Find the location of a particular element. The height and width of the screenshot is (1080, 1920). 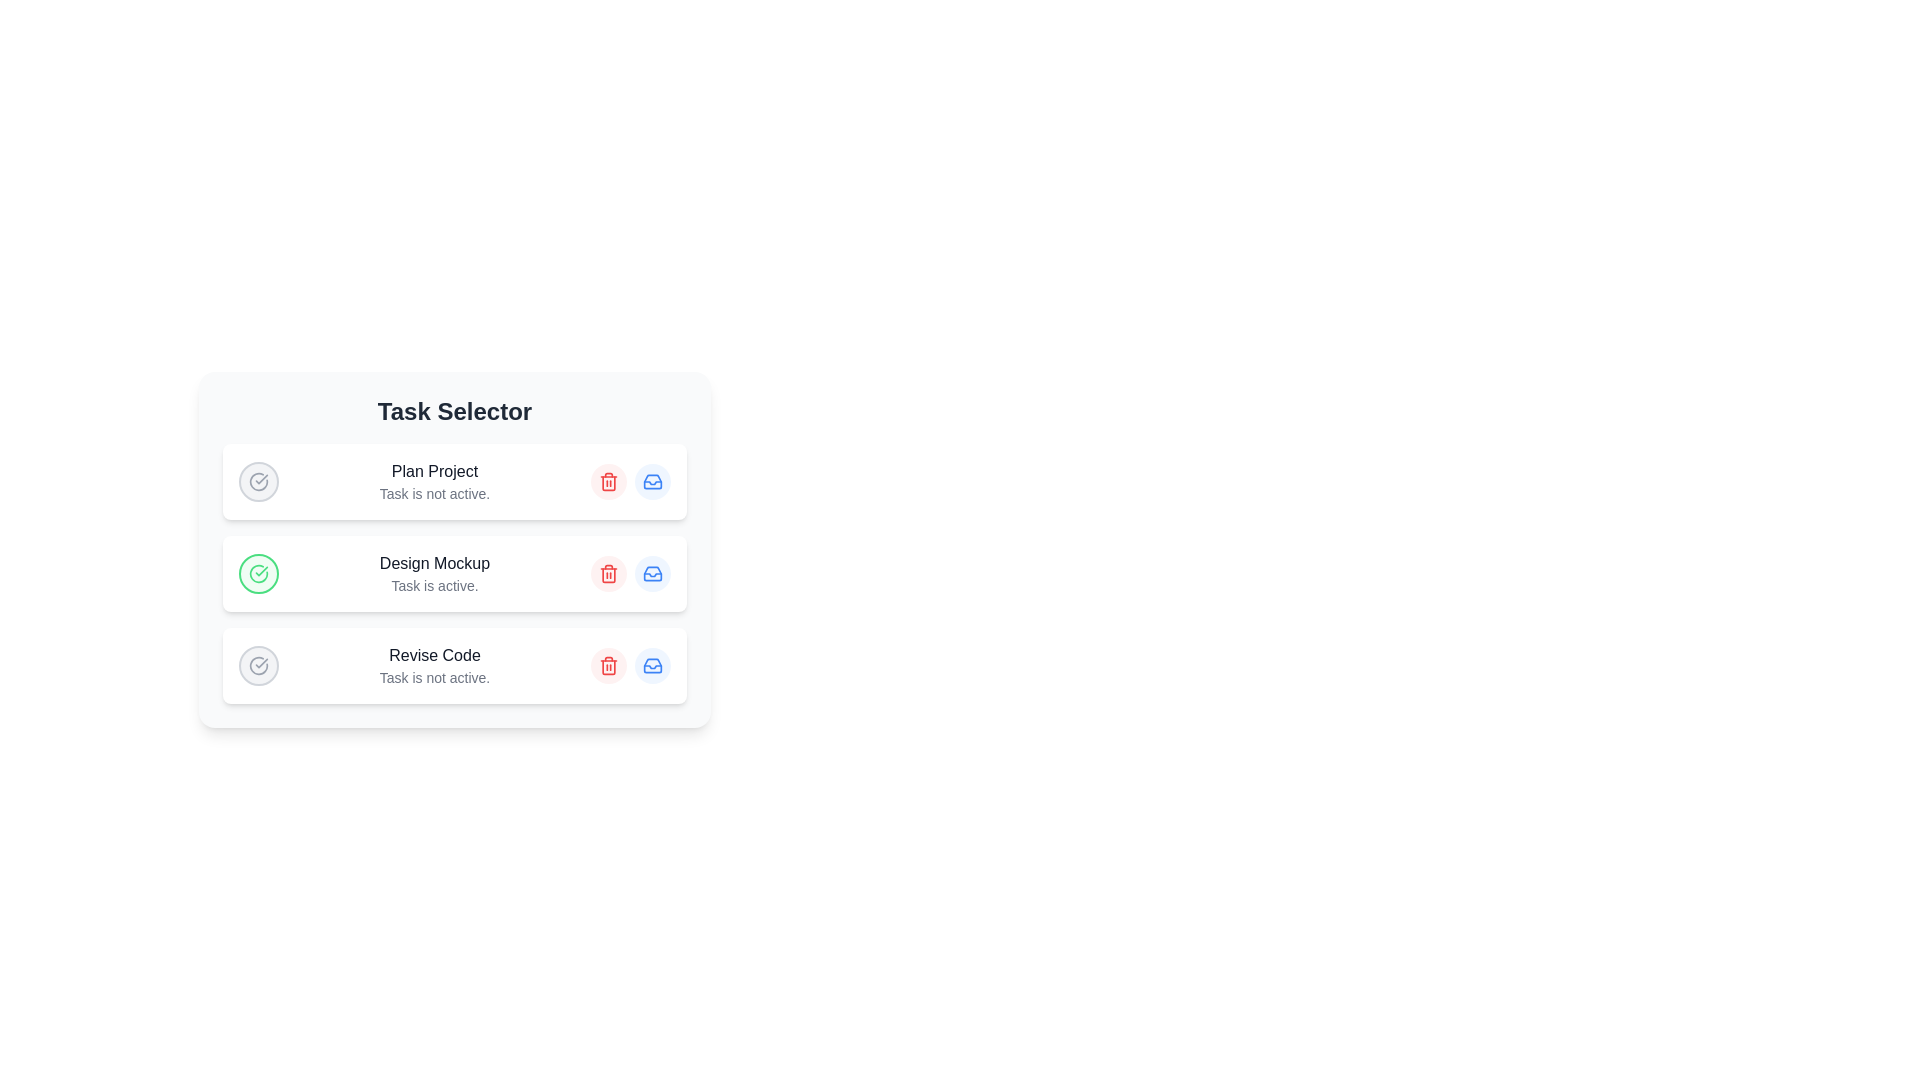

the gray circular button with a checkmark icon is located at coordinates (258, 666).